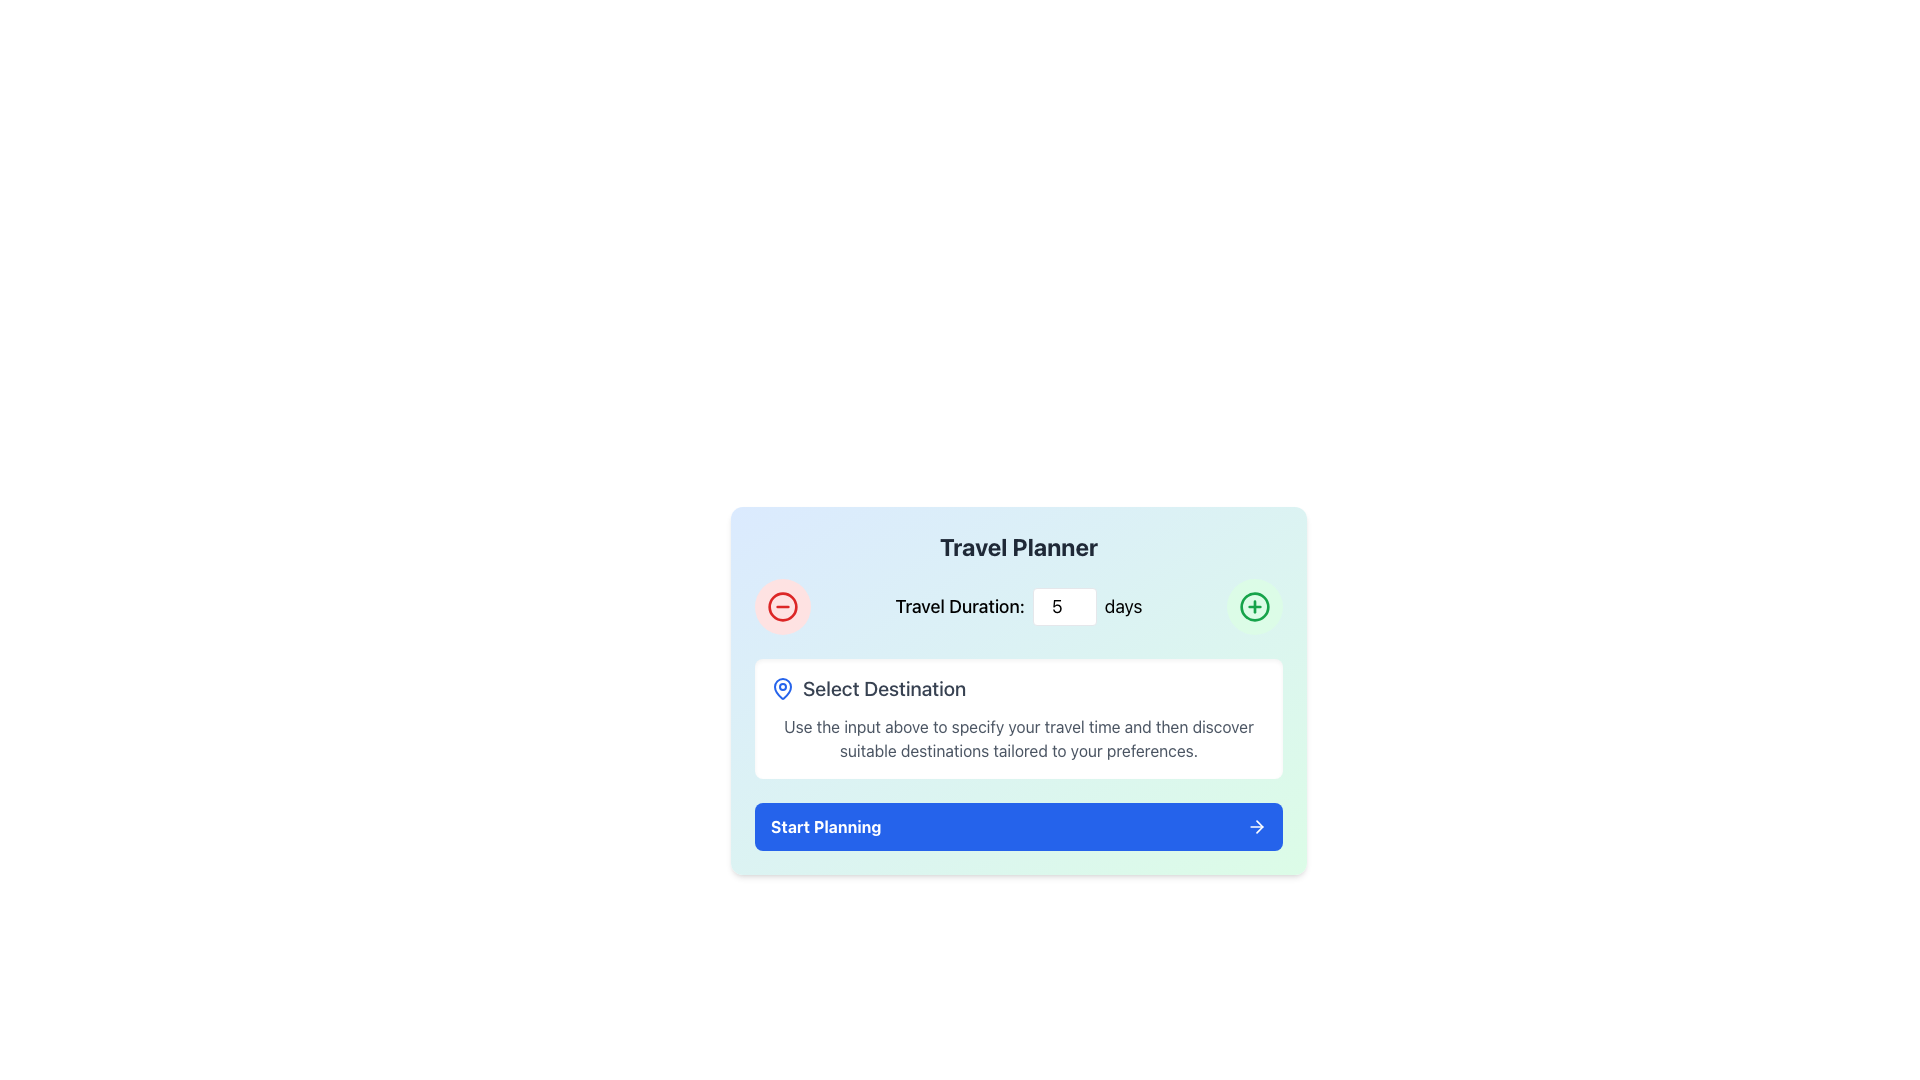 This screenshot has width=1920, height=1080. Describe the element at coordinates (781, 688) in the screenshot. I see `the left-most icon under the 'Select Destination' heading` at that location.